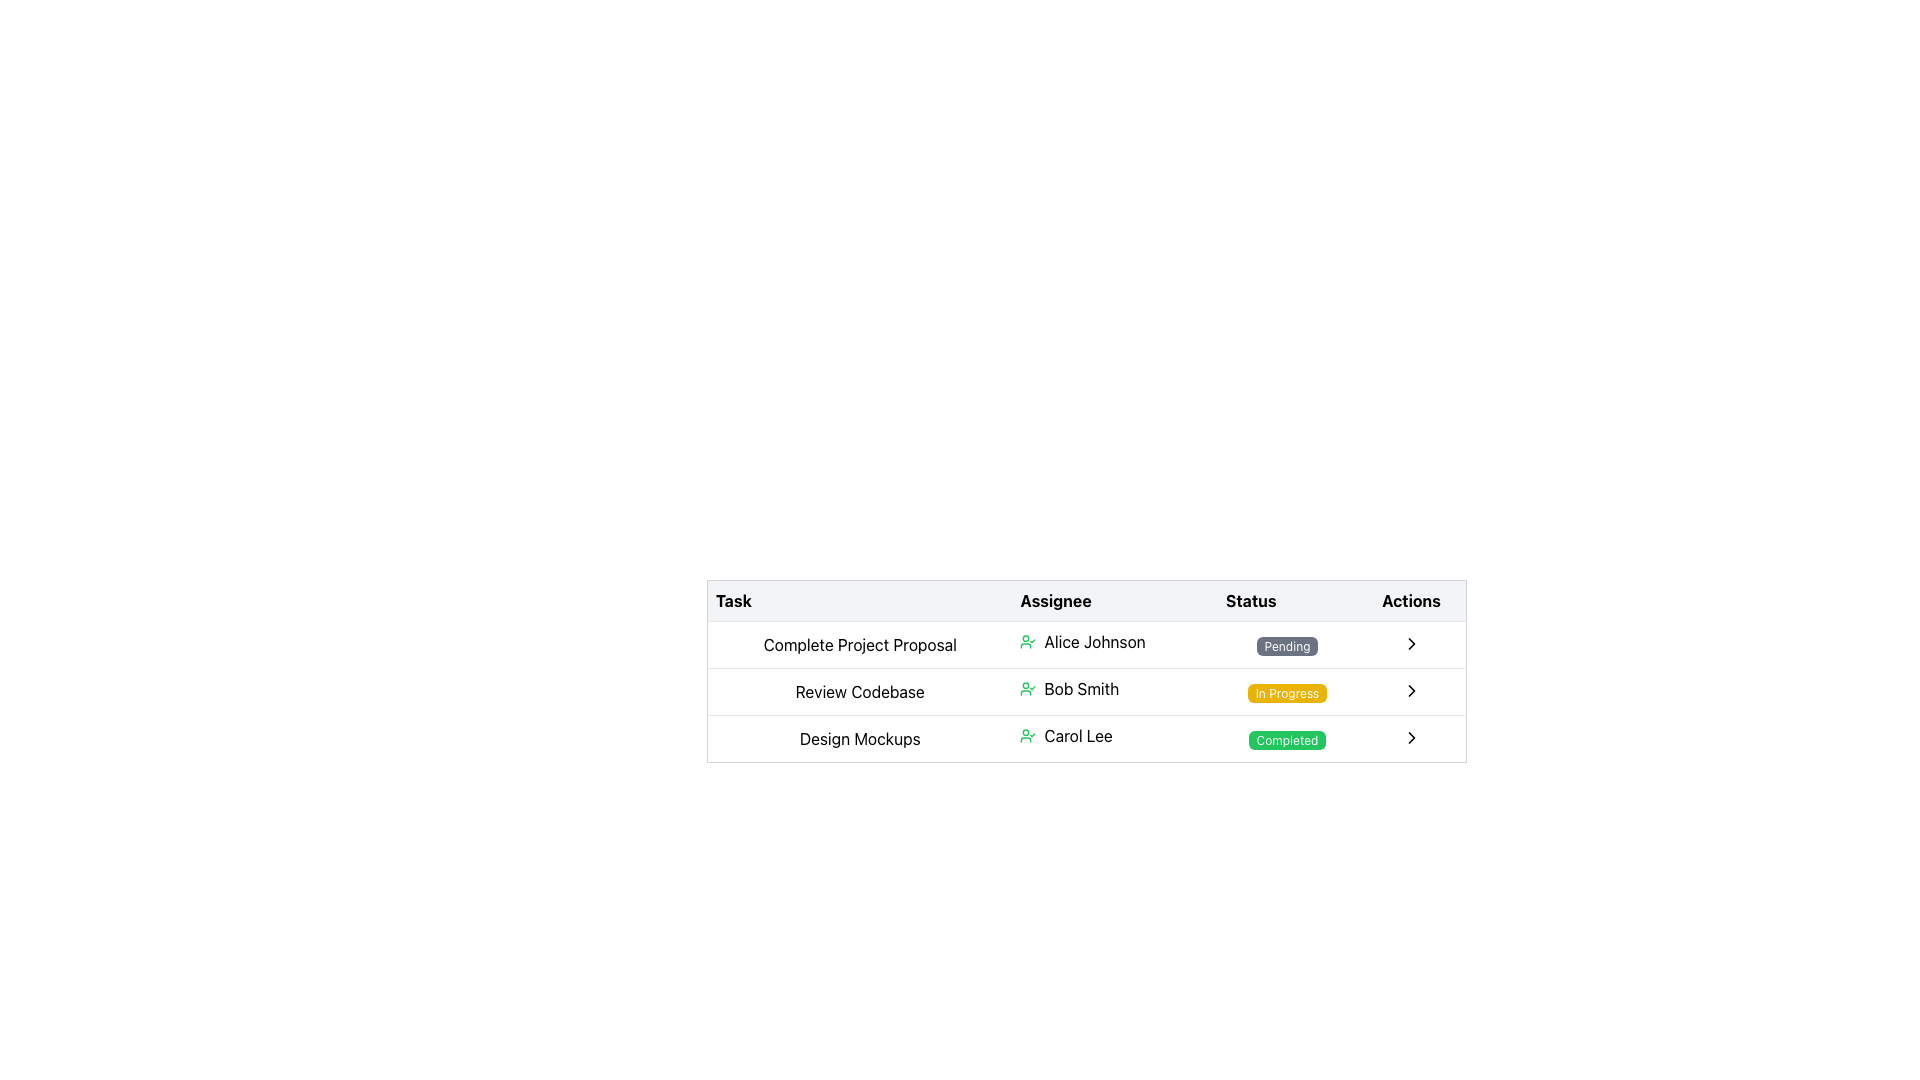  What do you see at coordinates (1287, 739) in the screenshot?
I see `the 'Completed' button with a green background and white text, located in the 'Design Mockups' row under the 'Status' column, associated with 'Carol Lee'` at bounding box center [1287, 739].